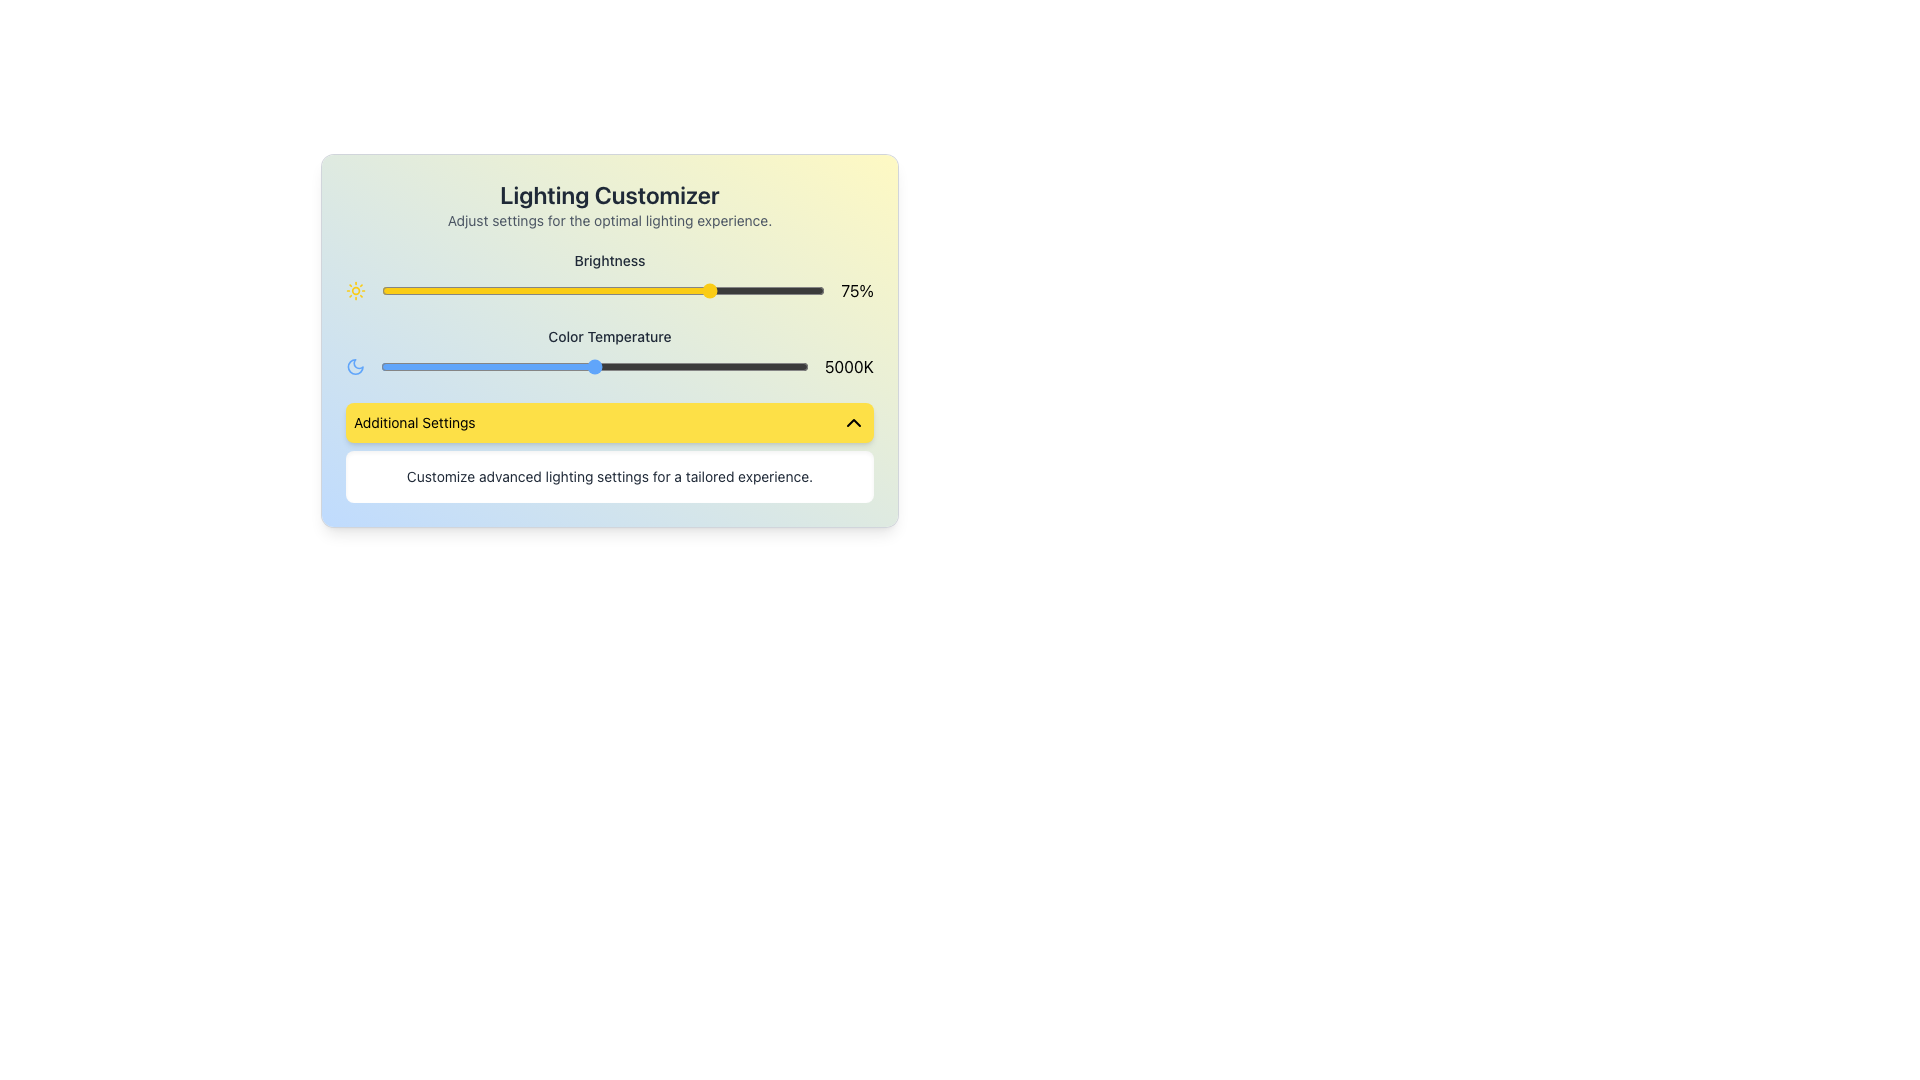 Image resolution: width=1920 pixels, height=1080 pixels. Describe the element at coordinates (488, 290) in the screenshot. I see `the brightness level` at that location.